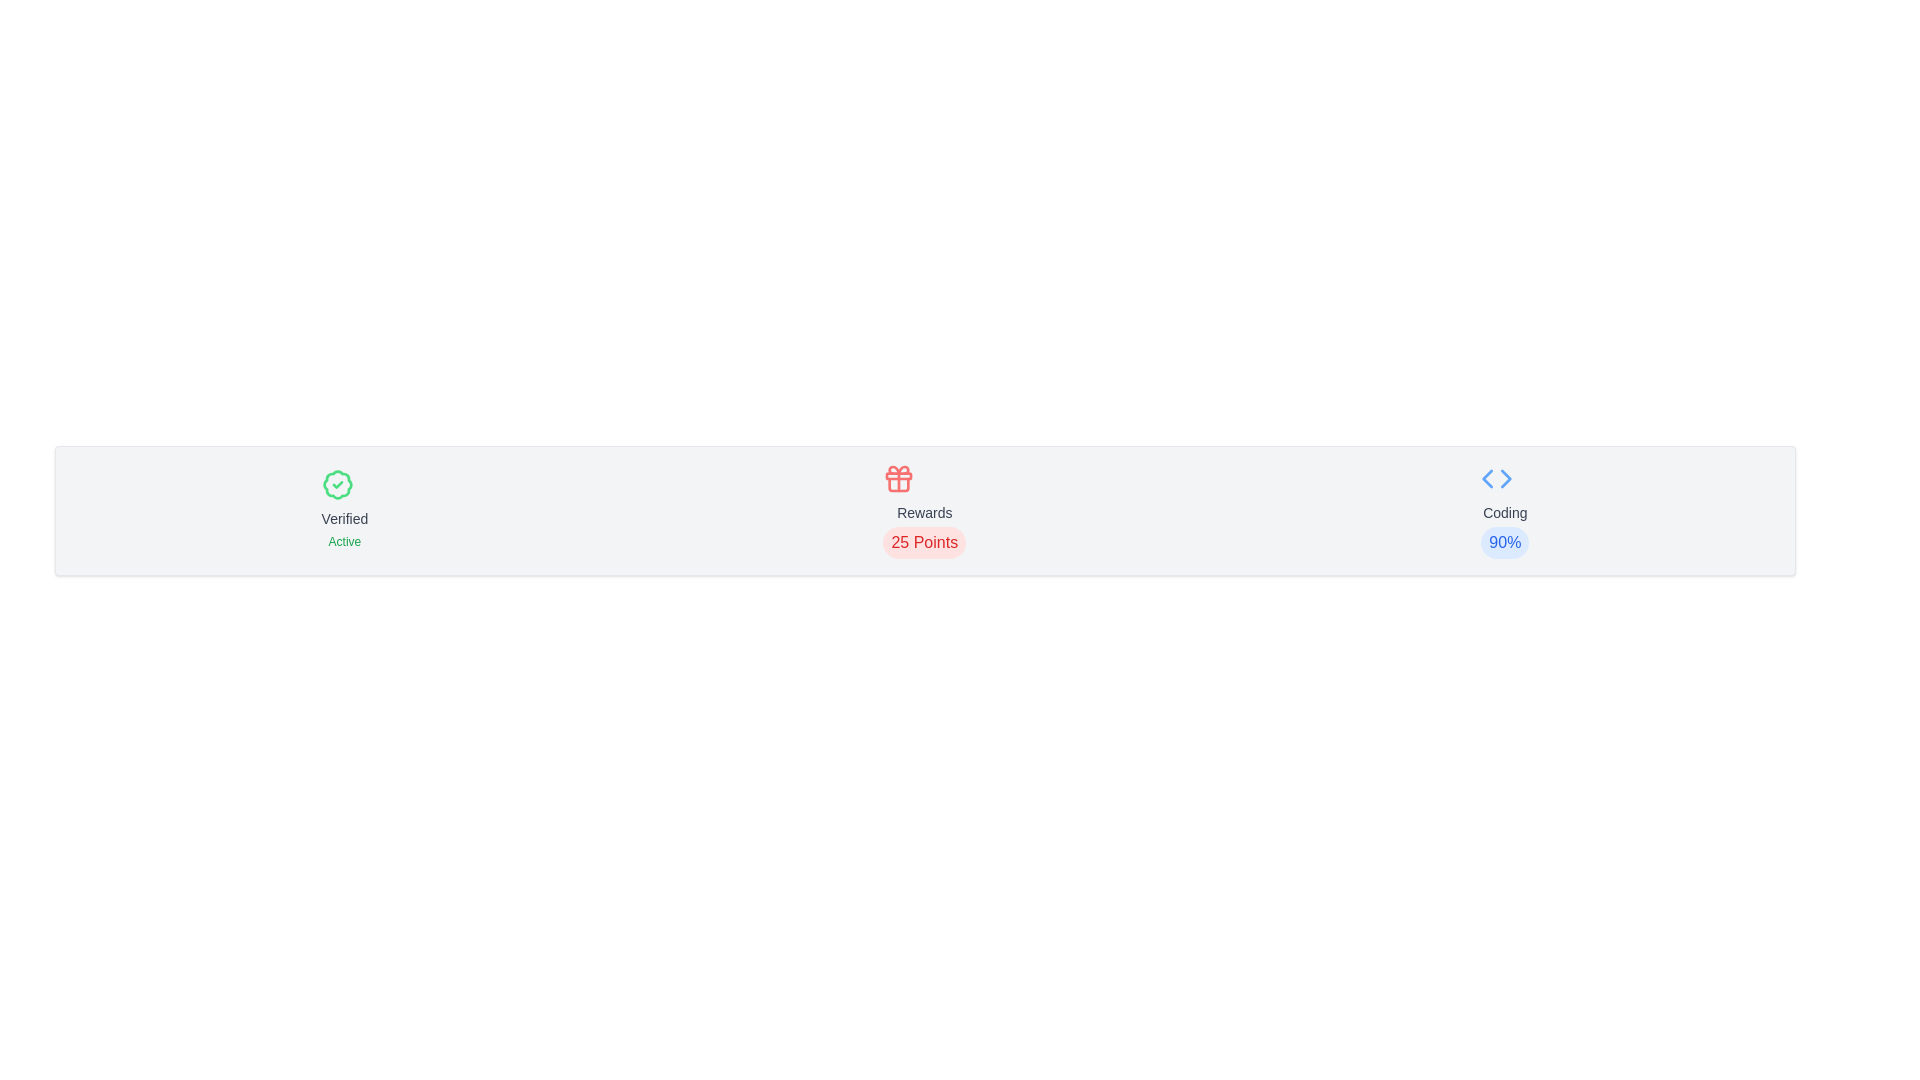  What do you see at coordinates (337, 485) in the screenshot?
I see `the visual indicator badge, which serves as a verification status icon located above the texts 'Verified' and 'Active'` at bounding box center [337, 485].